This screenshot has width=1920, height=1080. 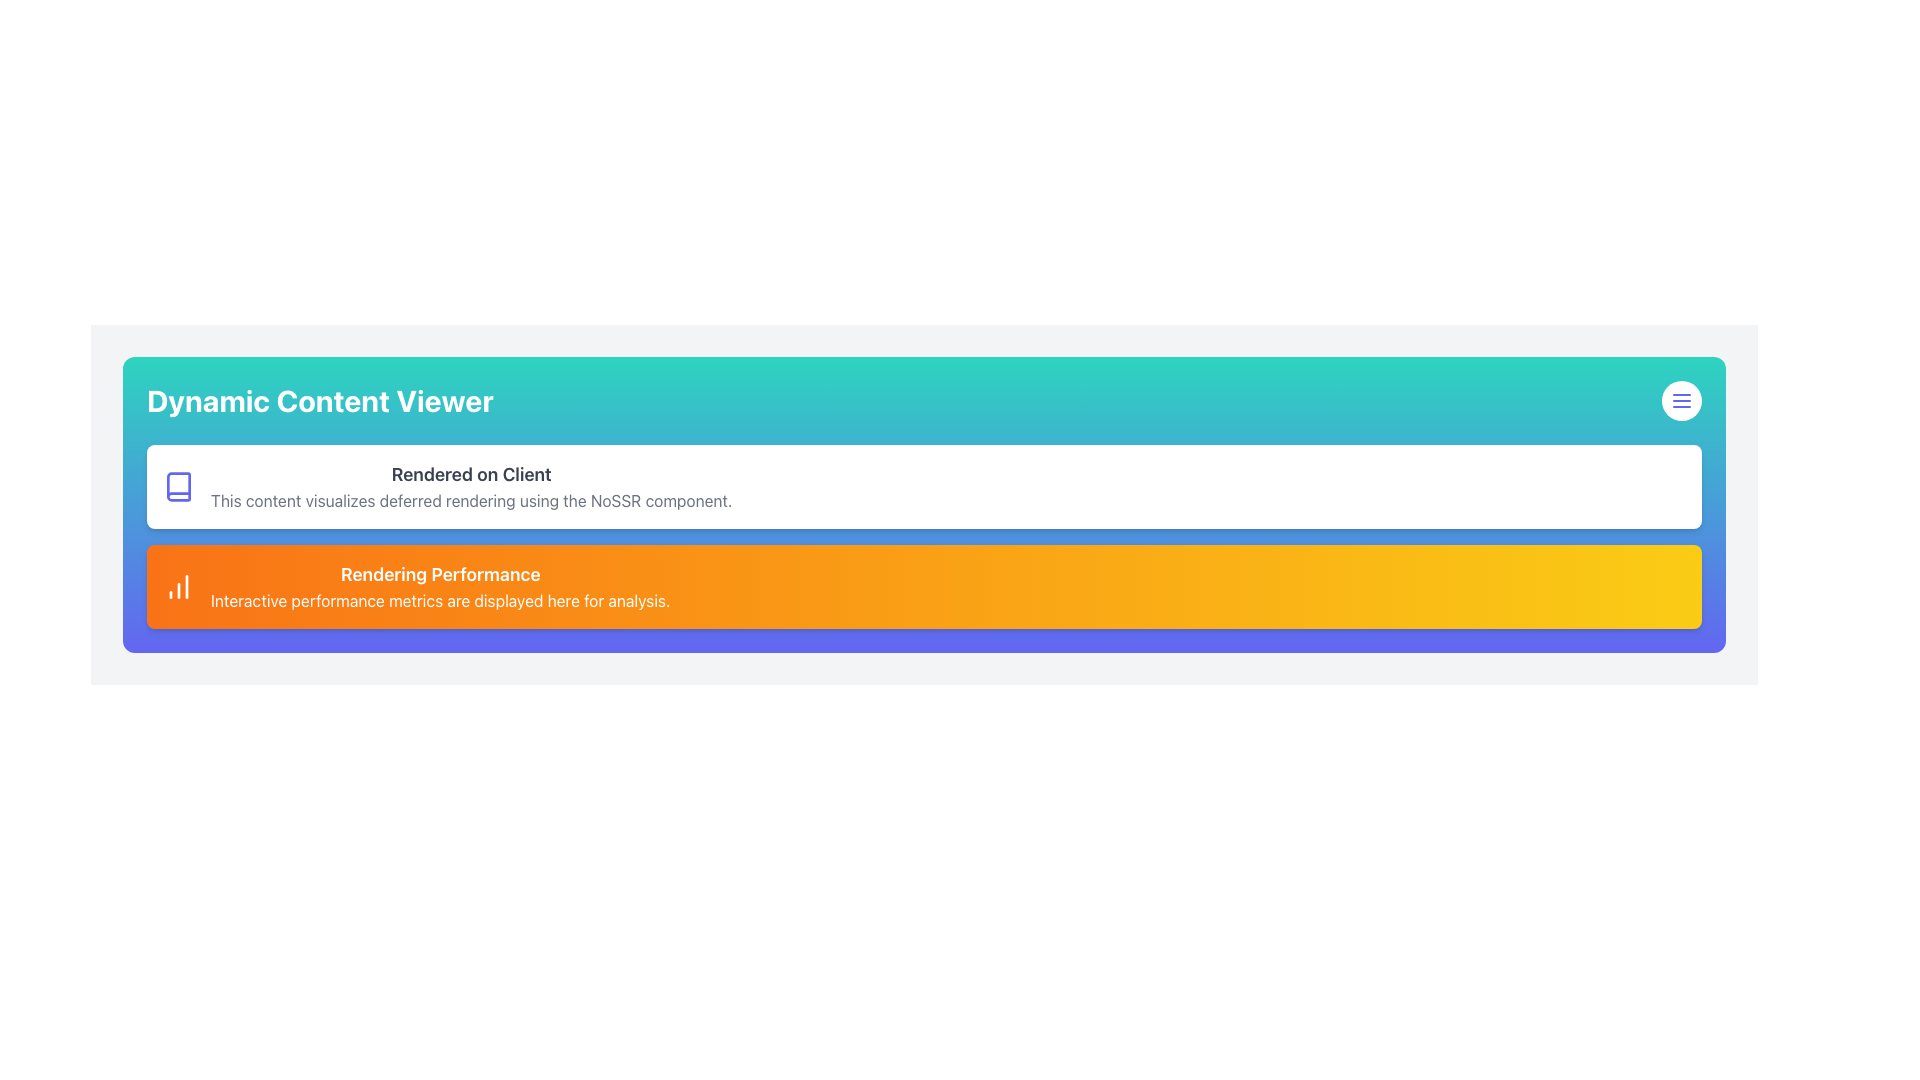 I want to click on the unique three-horizontal-line menu icon button located in the top-right corner of the gradient interface header, so click(x=1680, y=401).